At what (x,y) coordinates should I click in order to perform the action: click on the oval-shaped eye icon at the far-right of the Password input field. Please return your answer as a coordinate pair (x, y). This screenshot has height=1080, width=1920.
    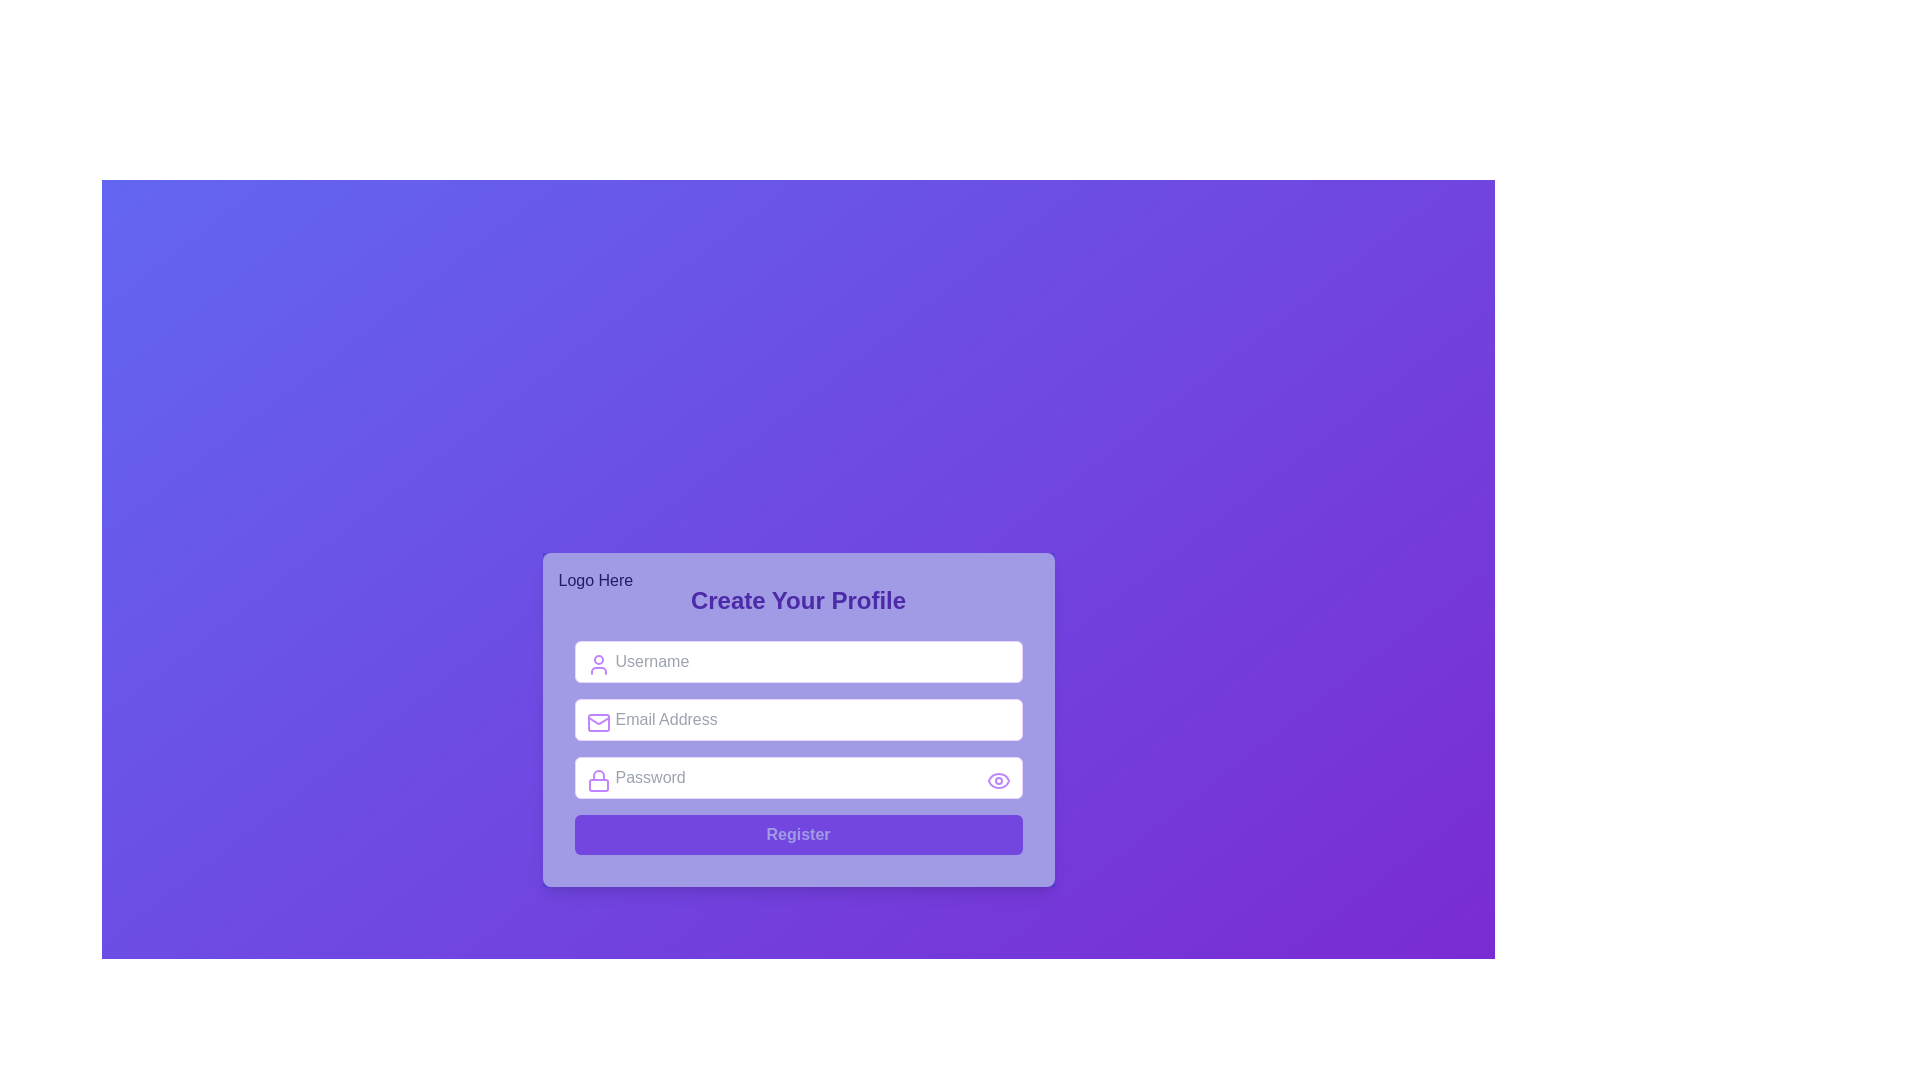
    Looking at the image, I should click on (998, 779).